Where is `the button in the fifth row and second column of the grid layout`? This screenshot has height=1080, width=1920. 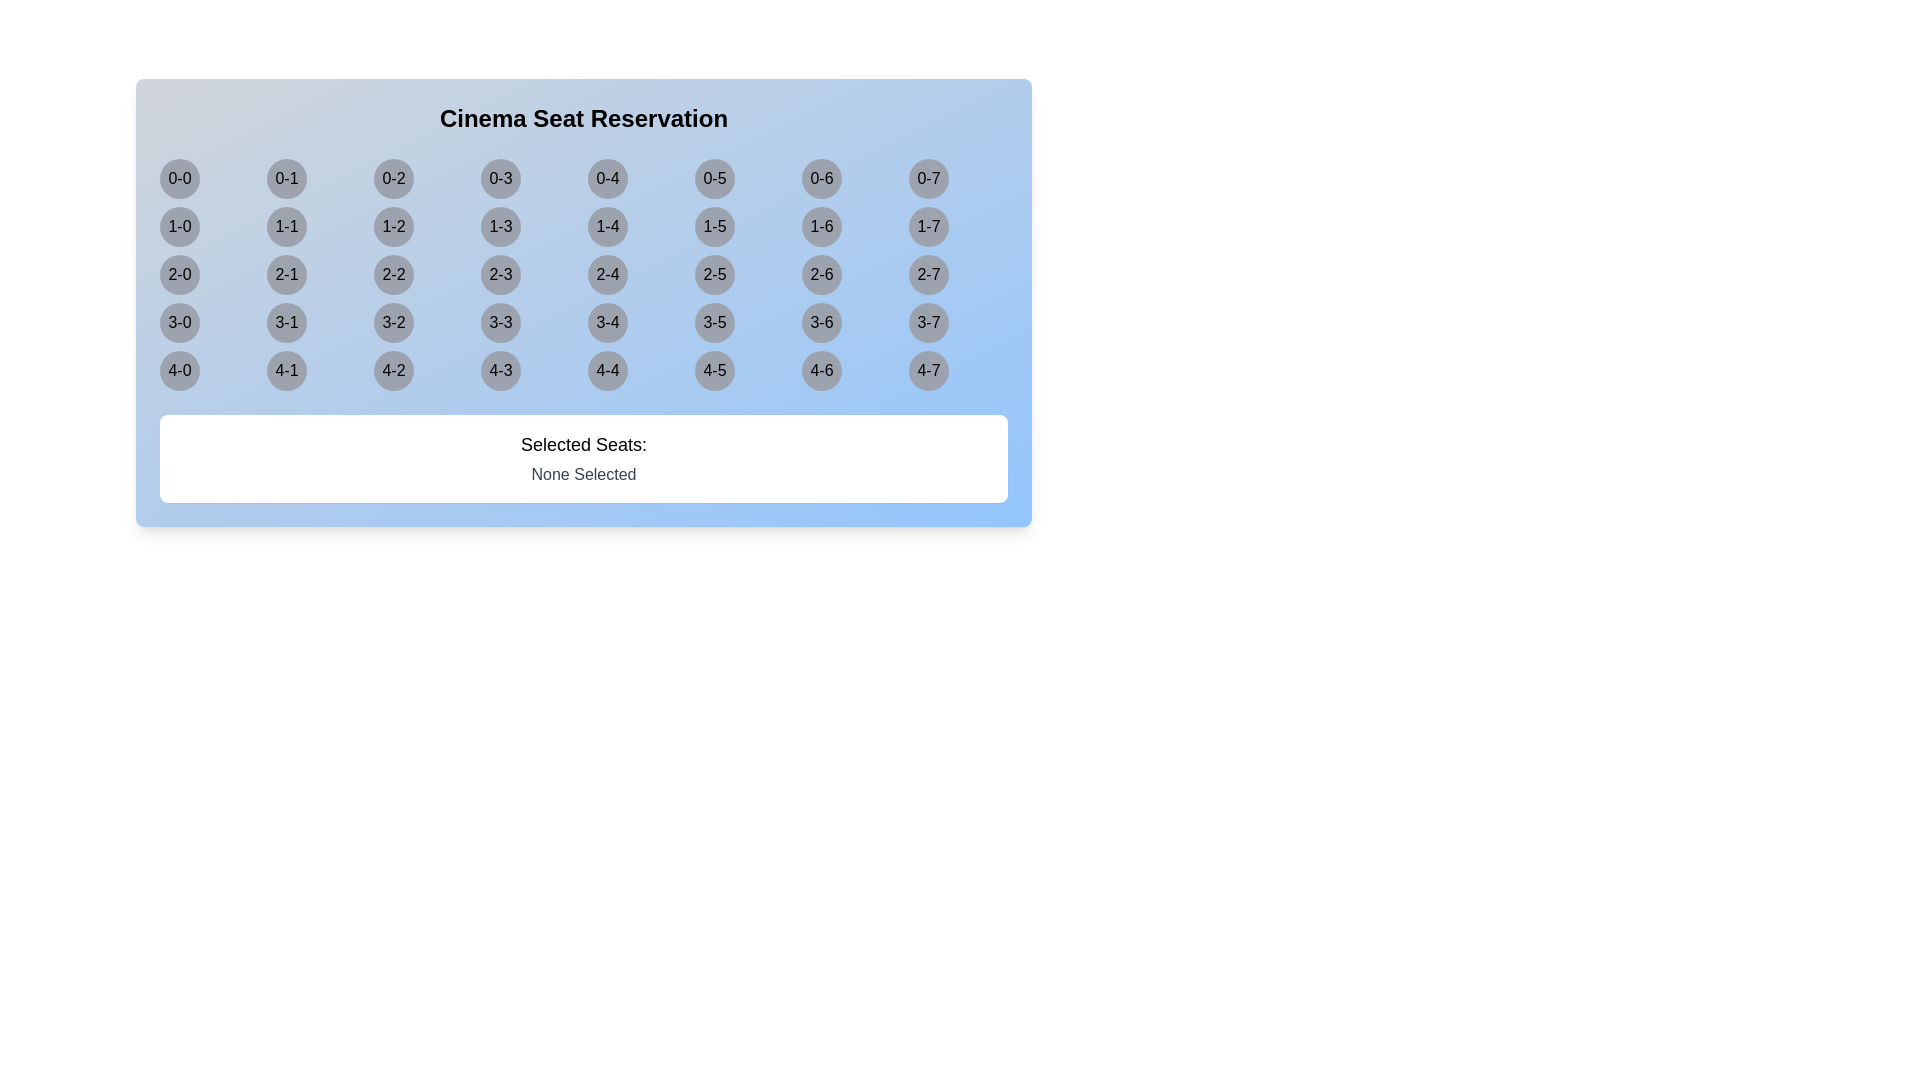
the button in the fifth row and second column of the grid layout is located at coordinates (286, 370).